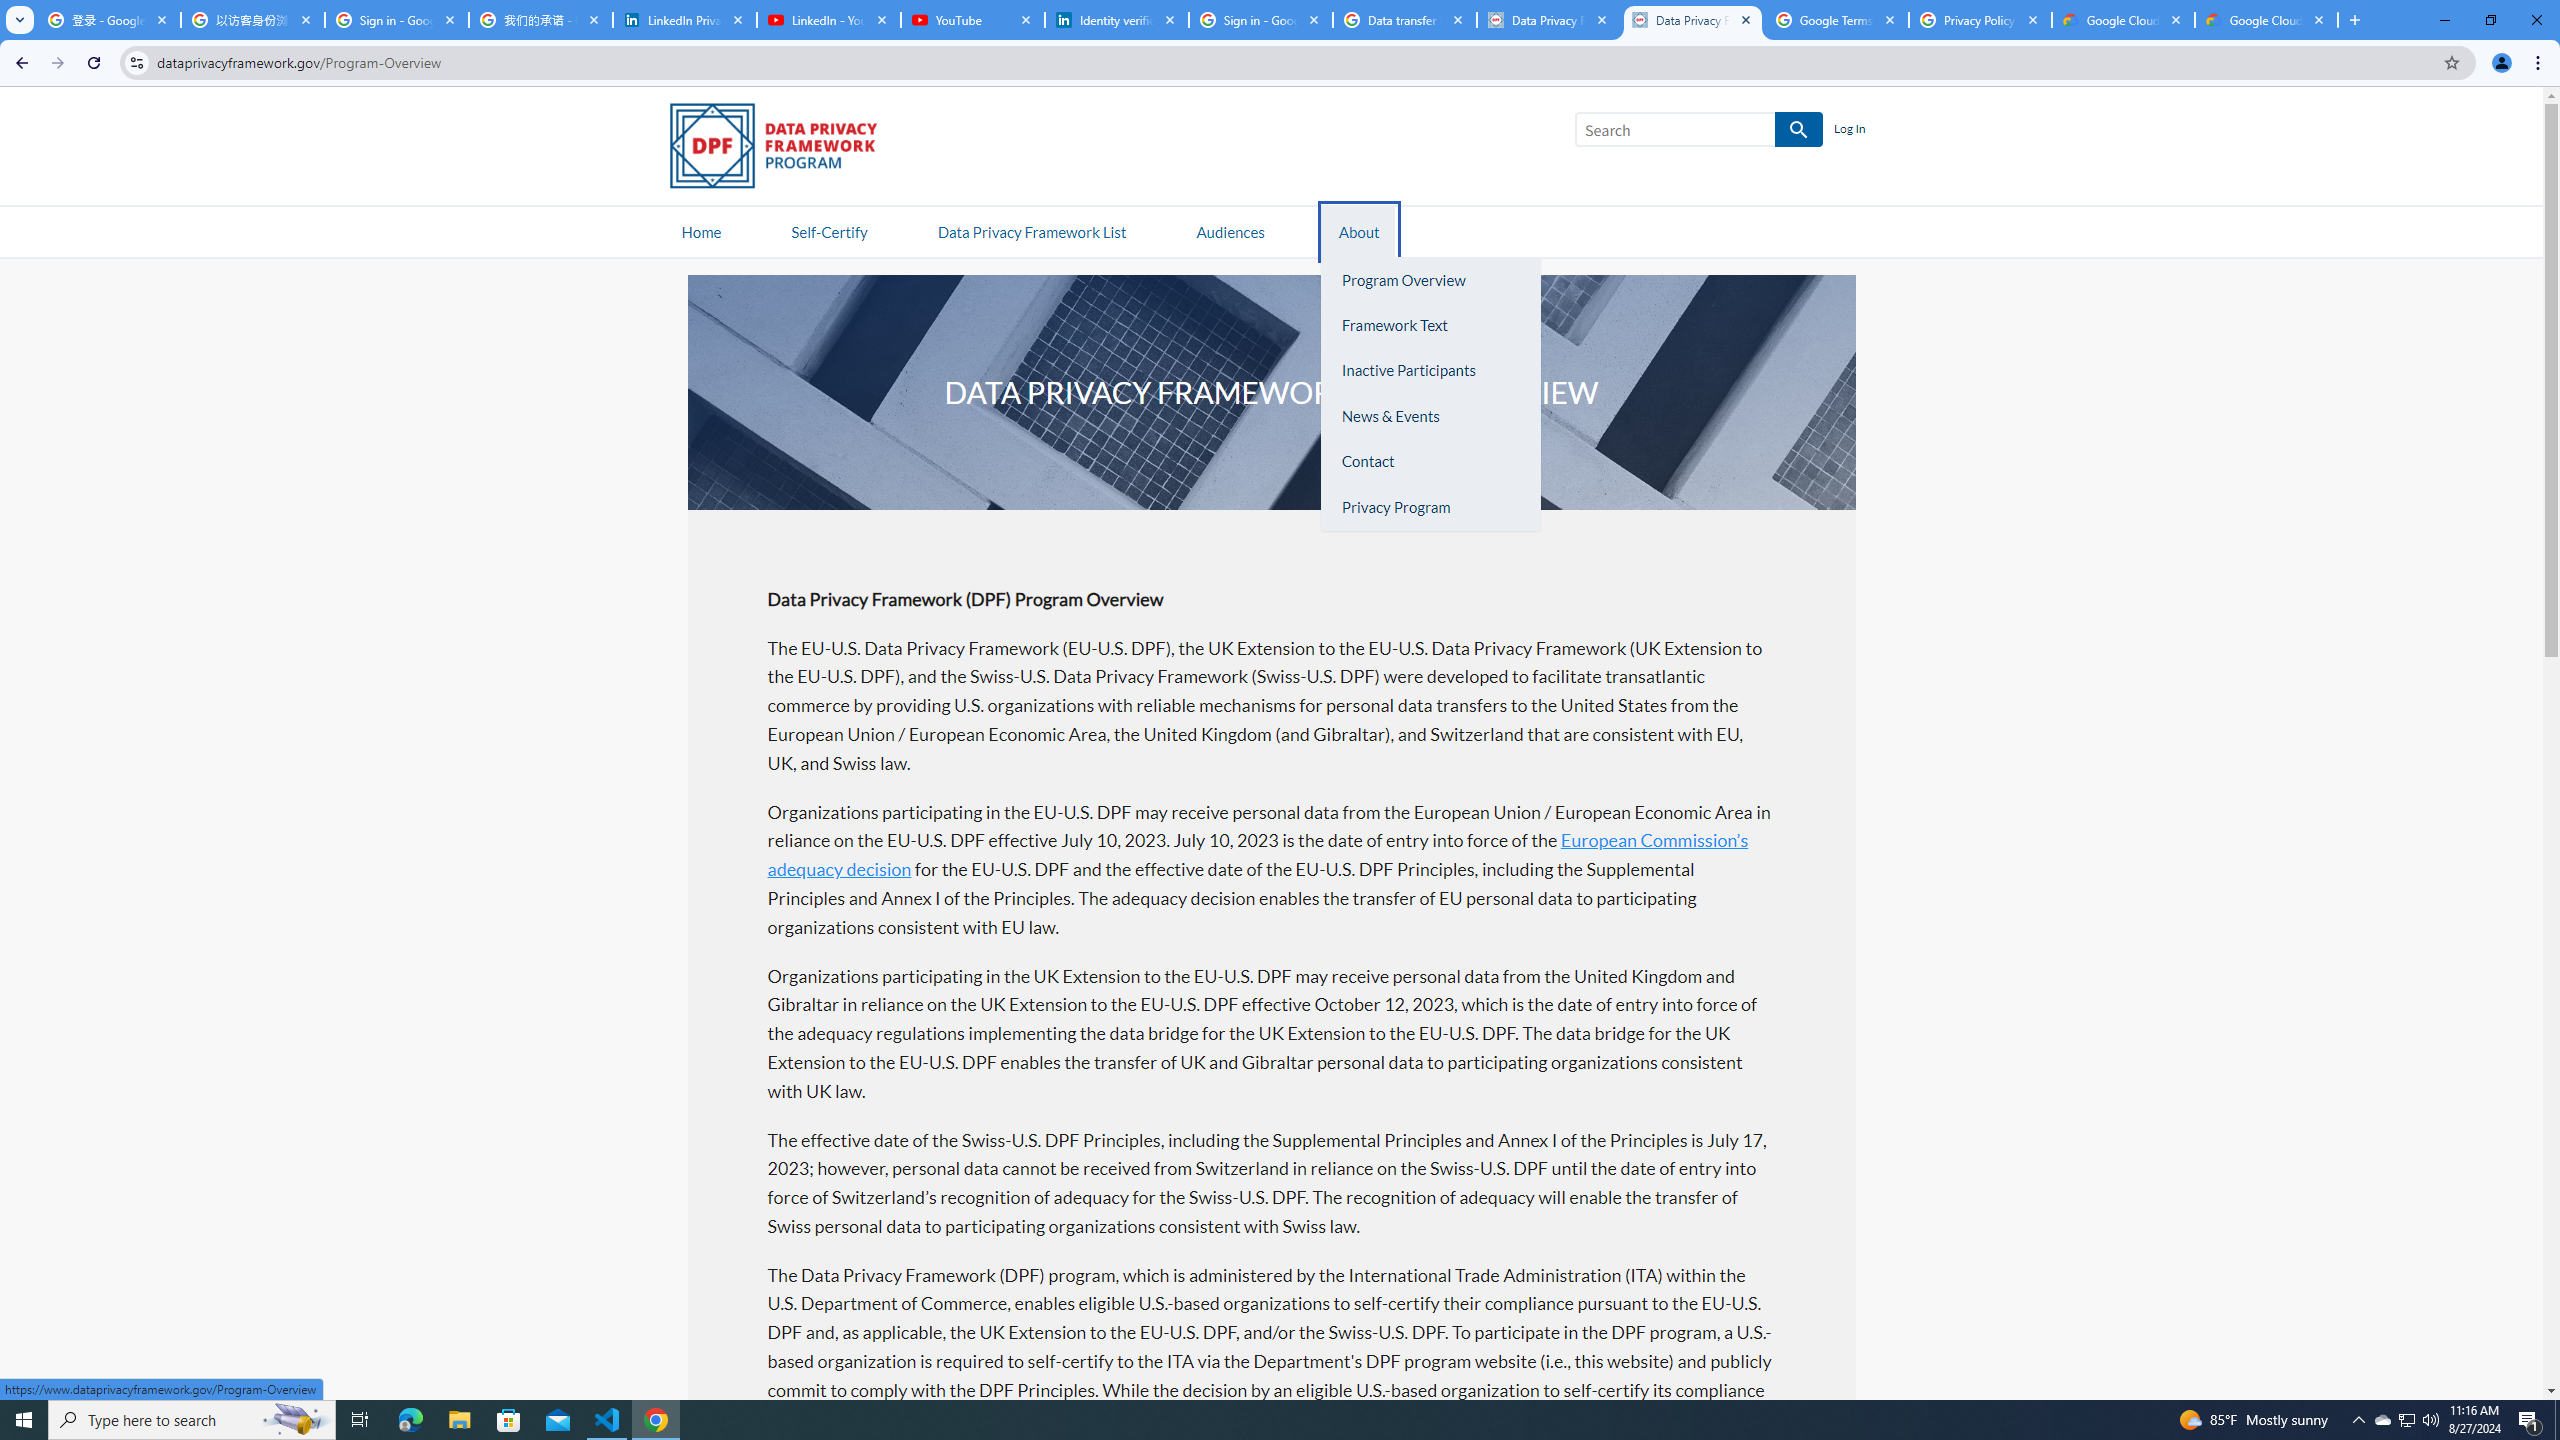 Image resolution: width=2560 pixels, height=1440 pixels. I want to click on 'Framework Text', so click(1430, 325).